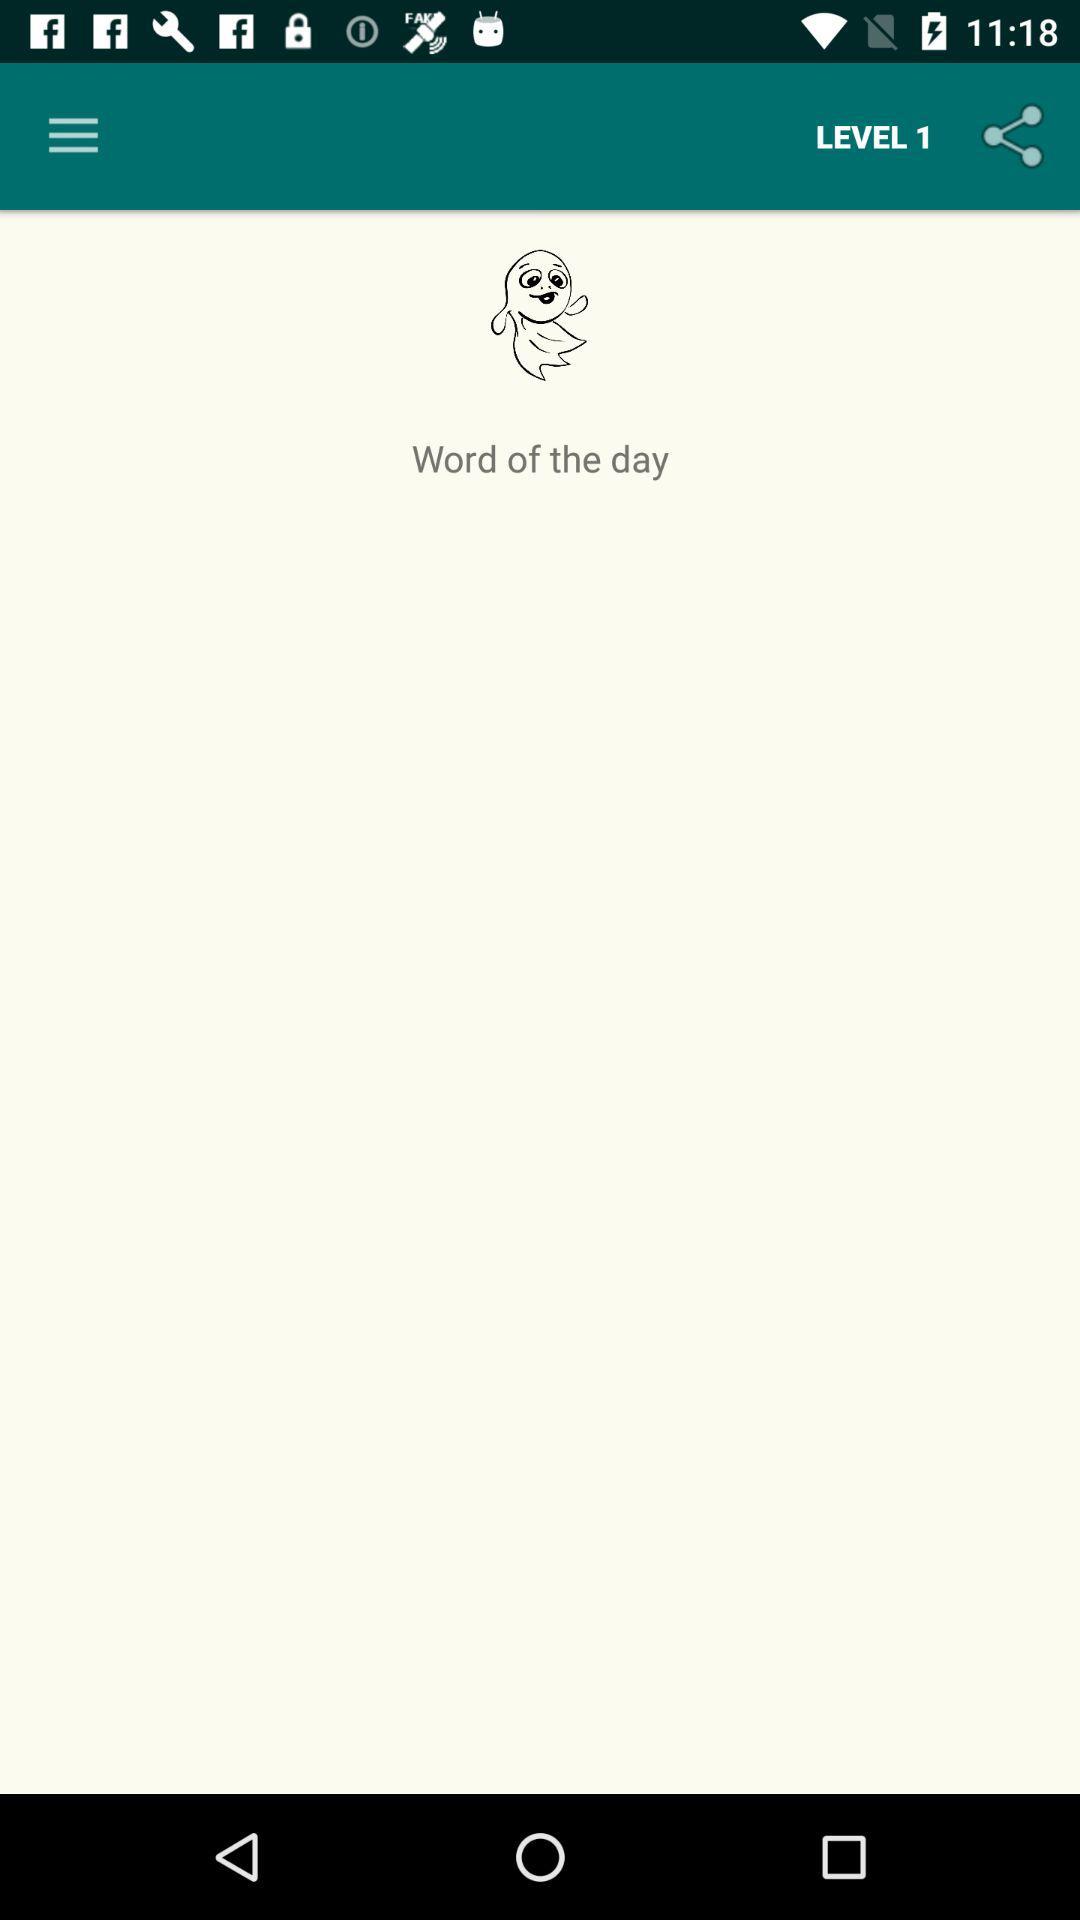 The height and width of the screenshot is (1920, 1080). What do you see at coordinates (72, 135) in the screenshot?
I see `icon above the word of the` at bounding box center [72, 135].